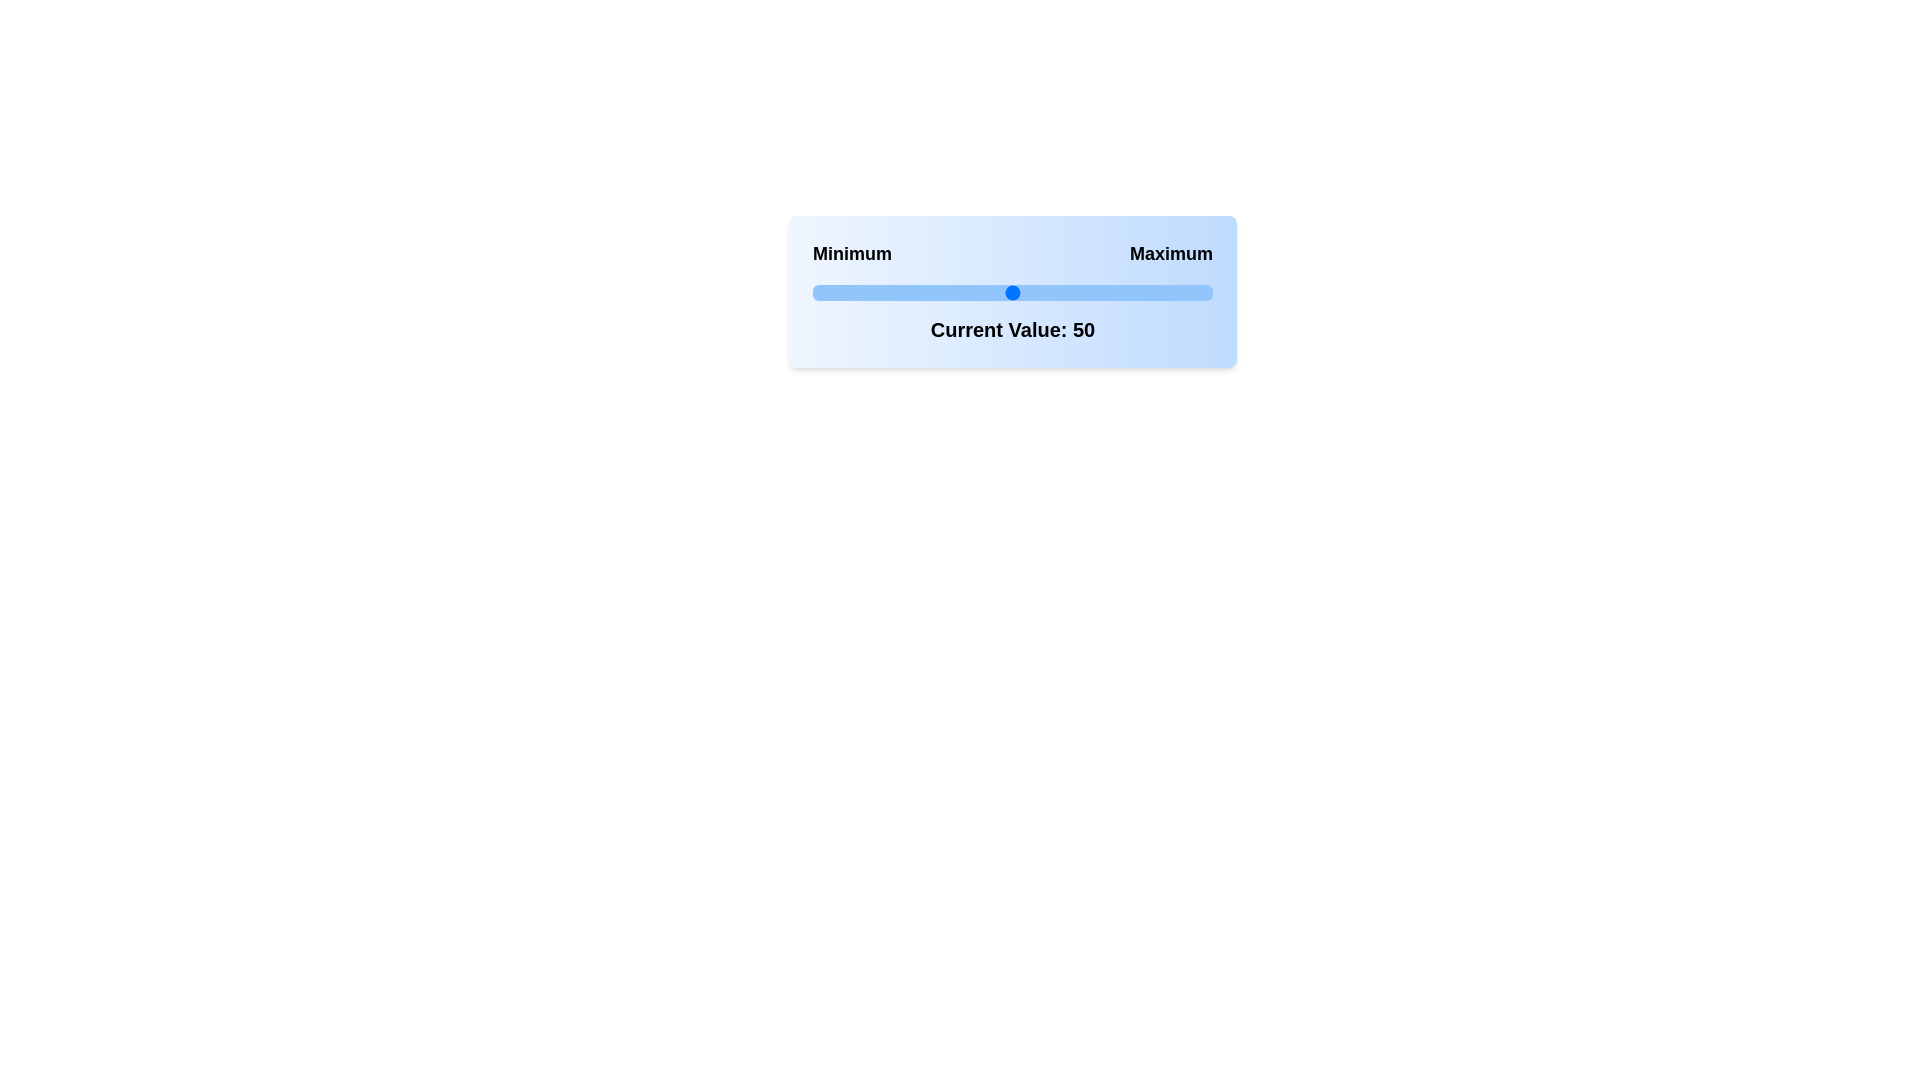  I want to click on the slider to set its value to 16, so click(877, 293).